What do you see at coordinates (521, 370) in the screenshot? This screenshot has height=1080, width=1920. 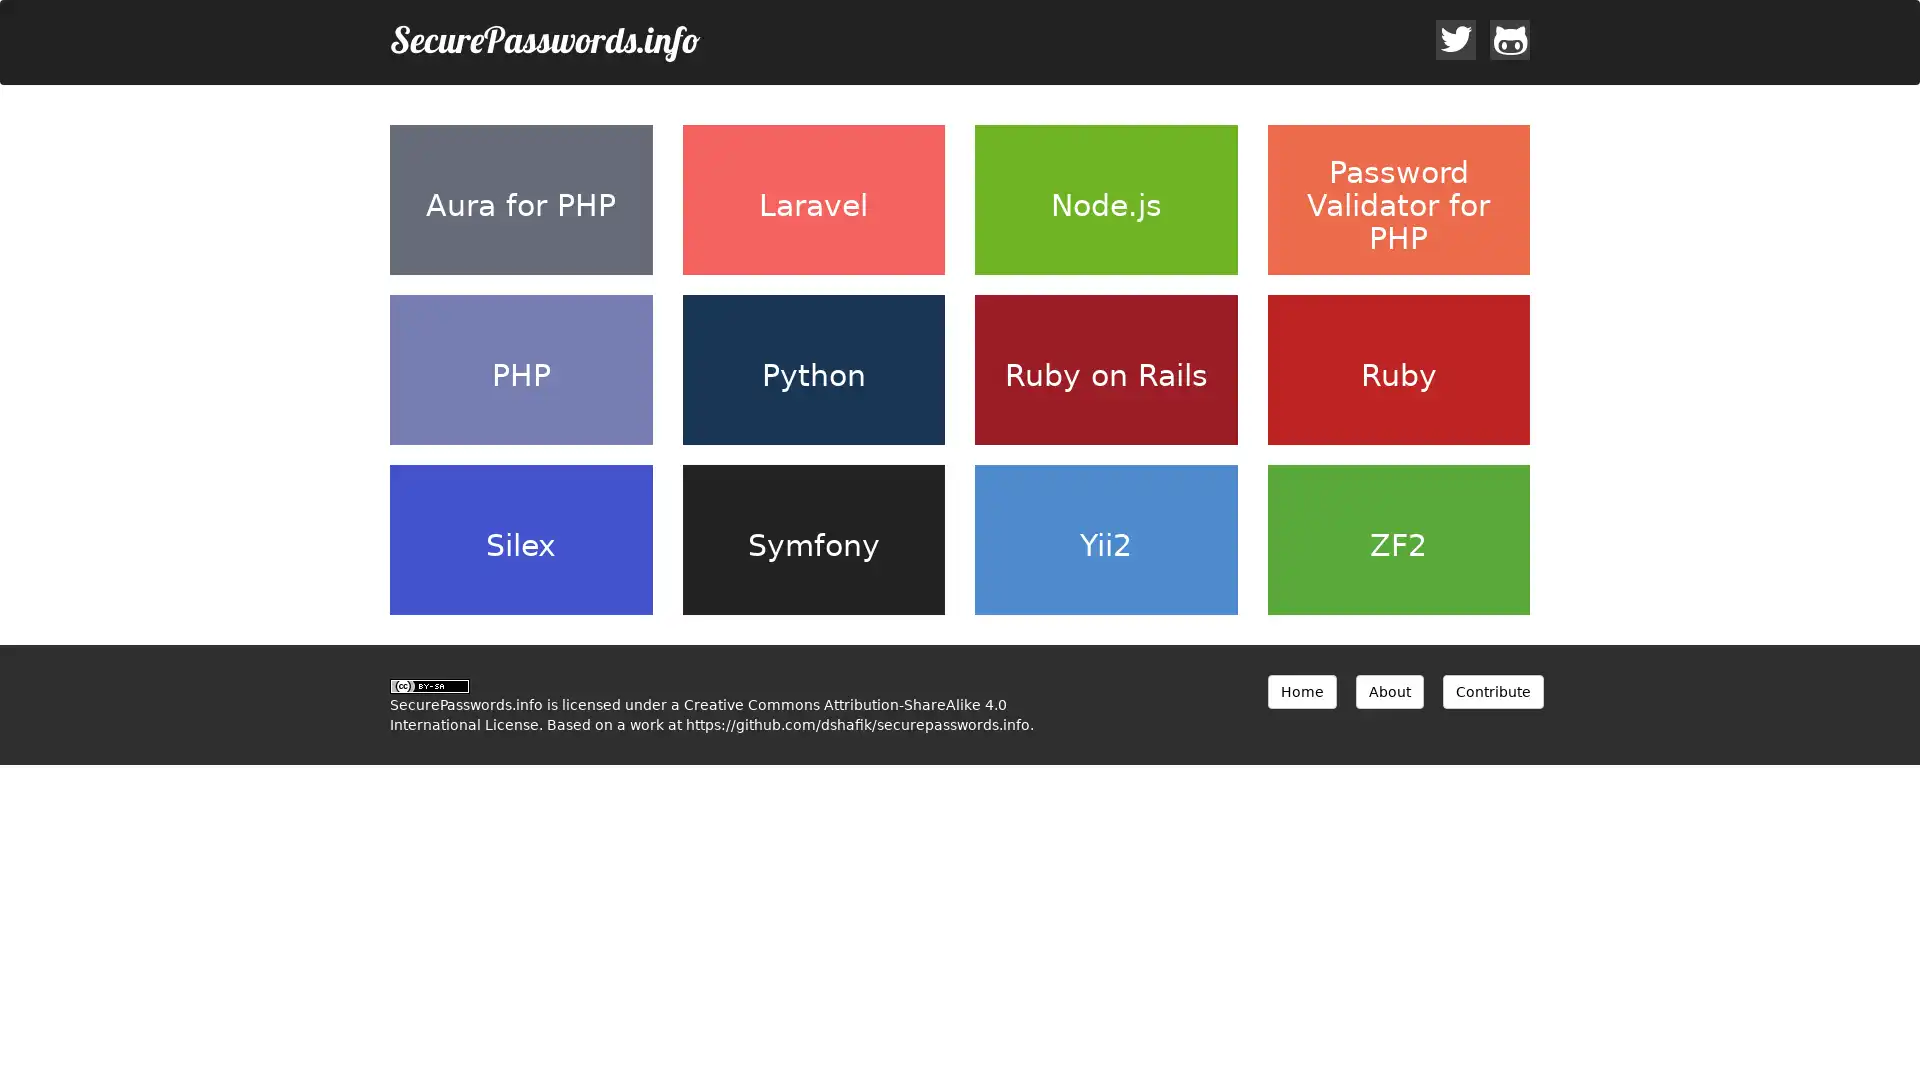 I see `PHP` at bounding box center [521, 370].